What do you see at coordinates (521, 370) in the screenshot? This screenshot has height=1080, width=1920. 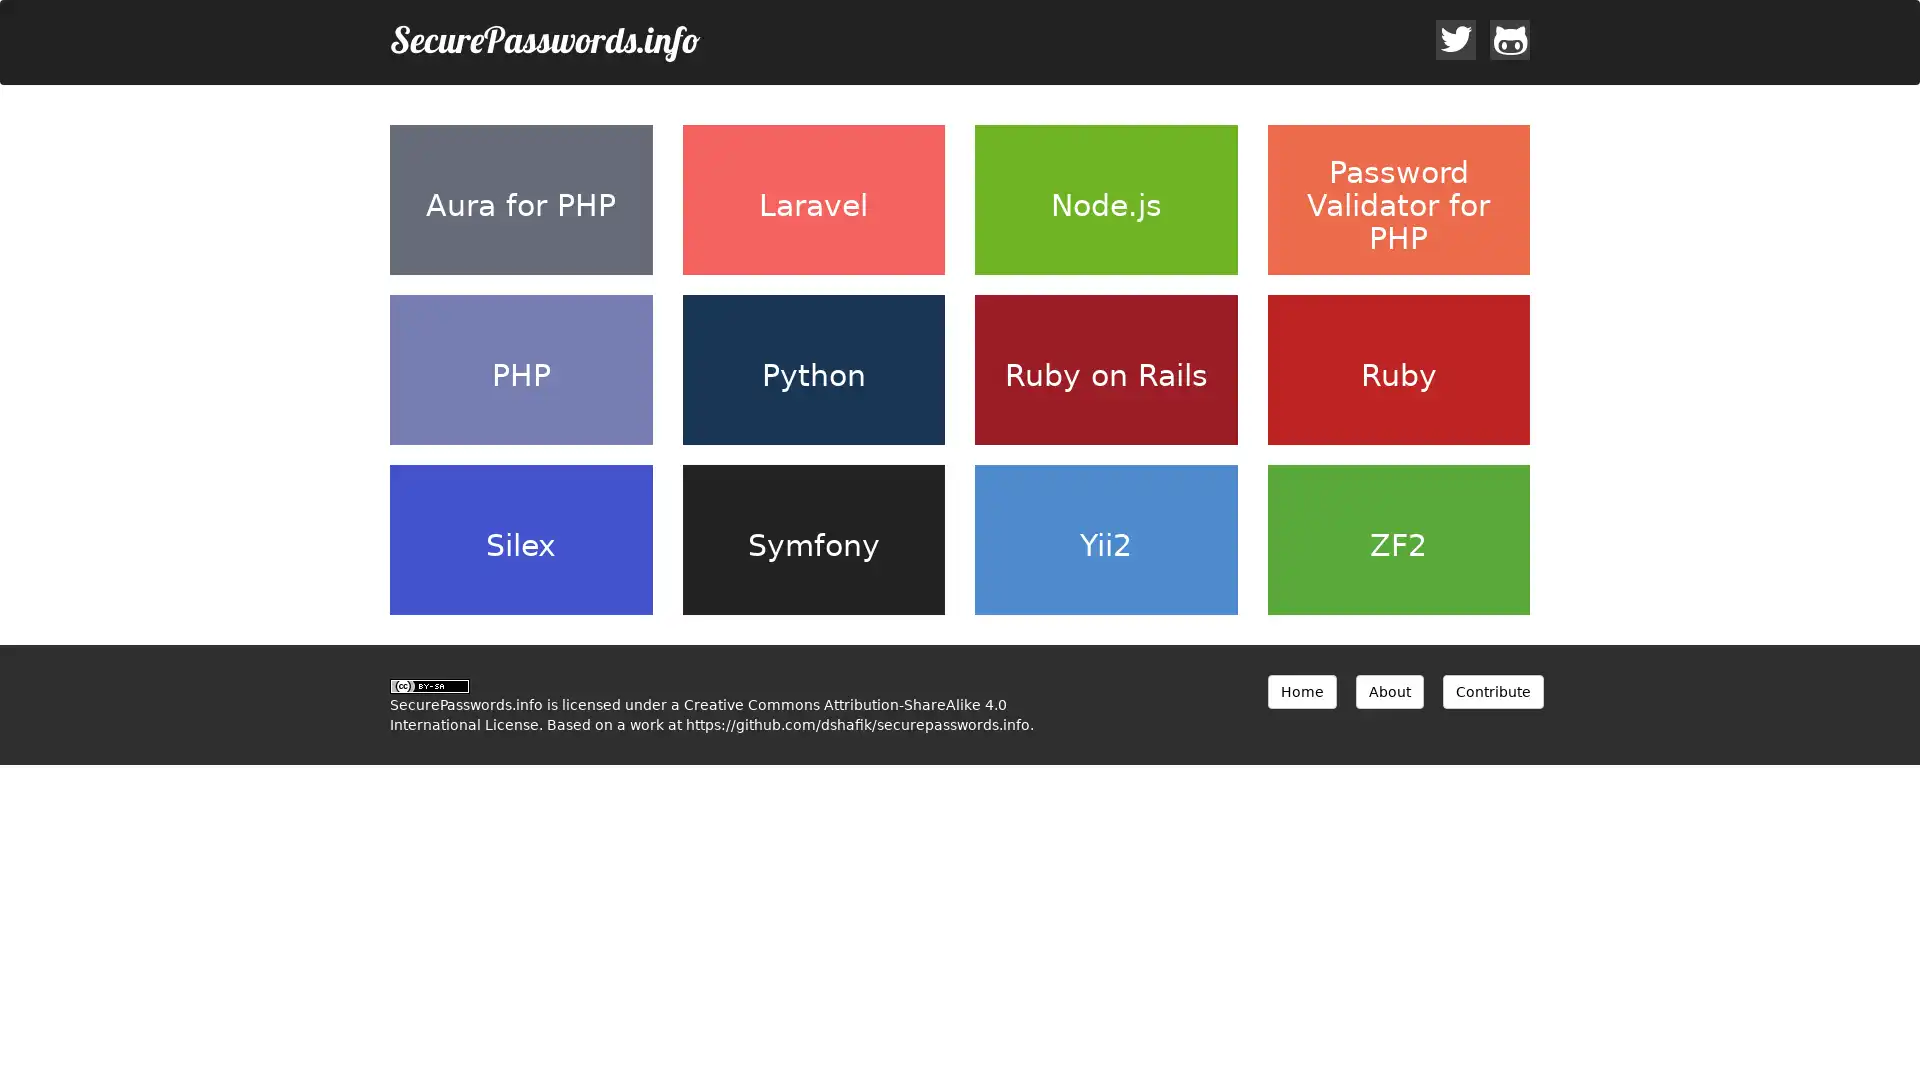 I see `PHP` at bounding box center [521, 370].